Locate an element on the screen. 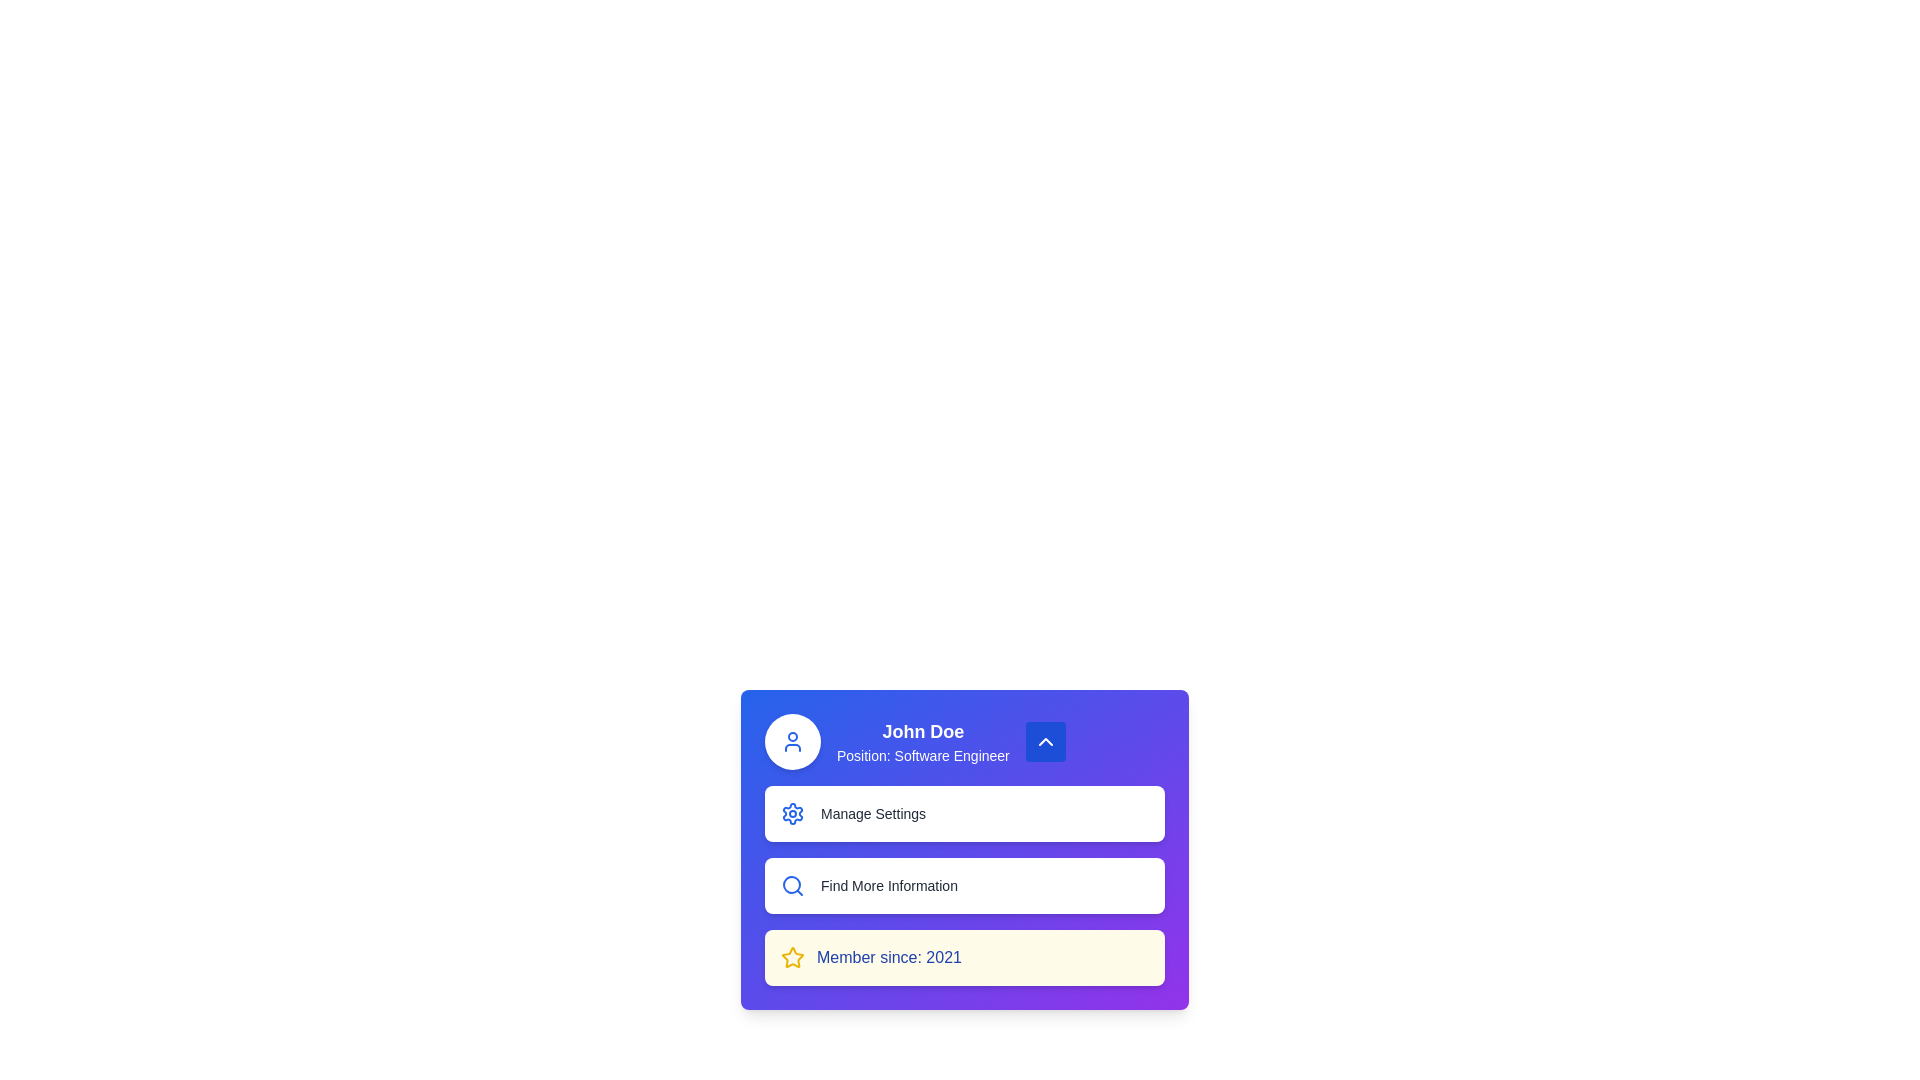  the interactive button with an upward-pointing chevron icon, positioned to the right of the text block displaying 'John Doe' and 'Position: Software Engineer' is located at coordinates (1044, 741).